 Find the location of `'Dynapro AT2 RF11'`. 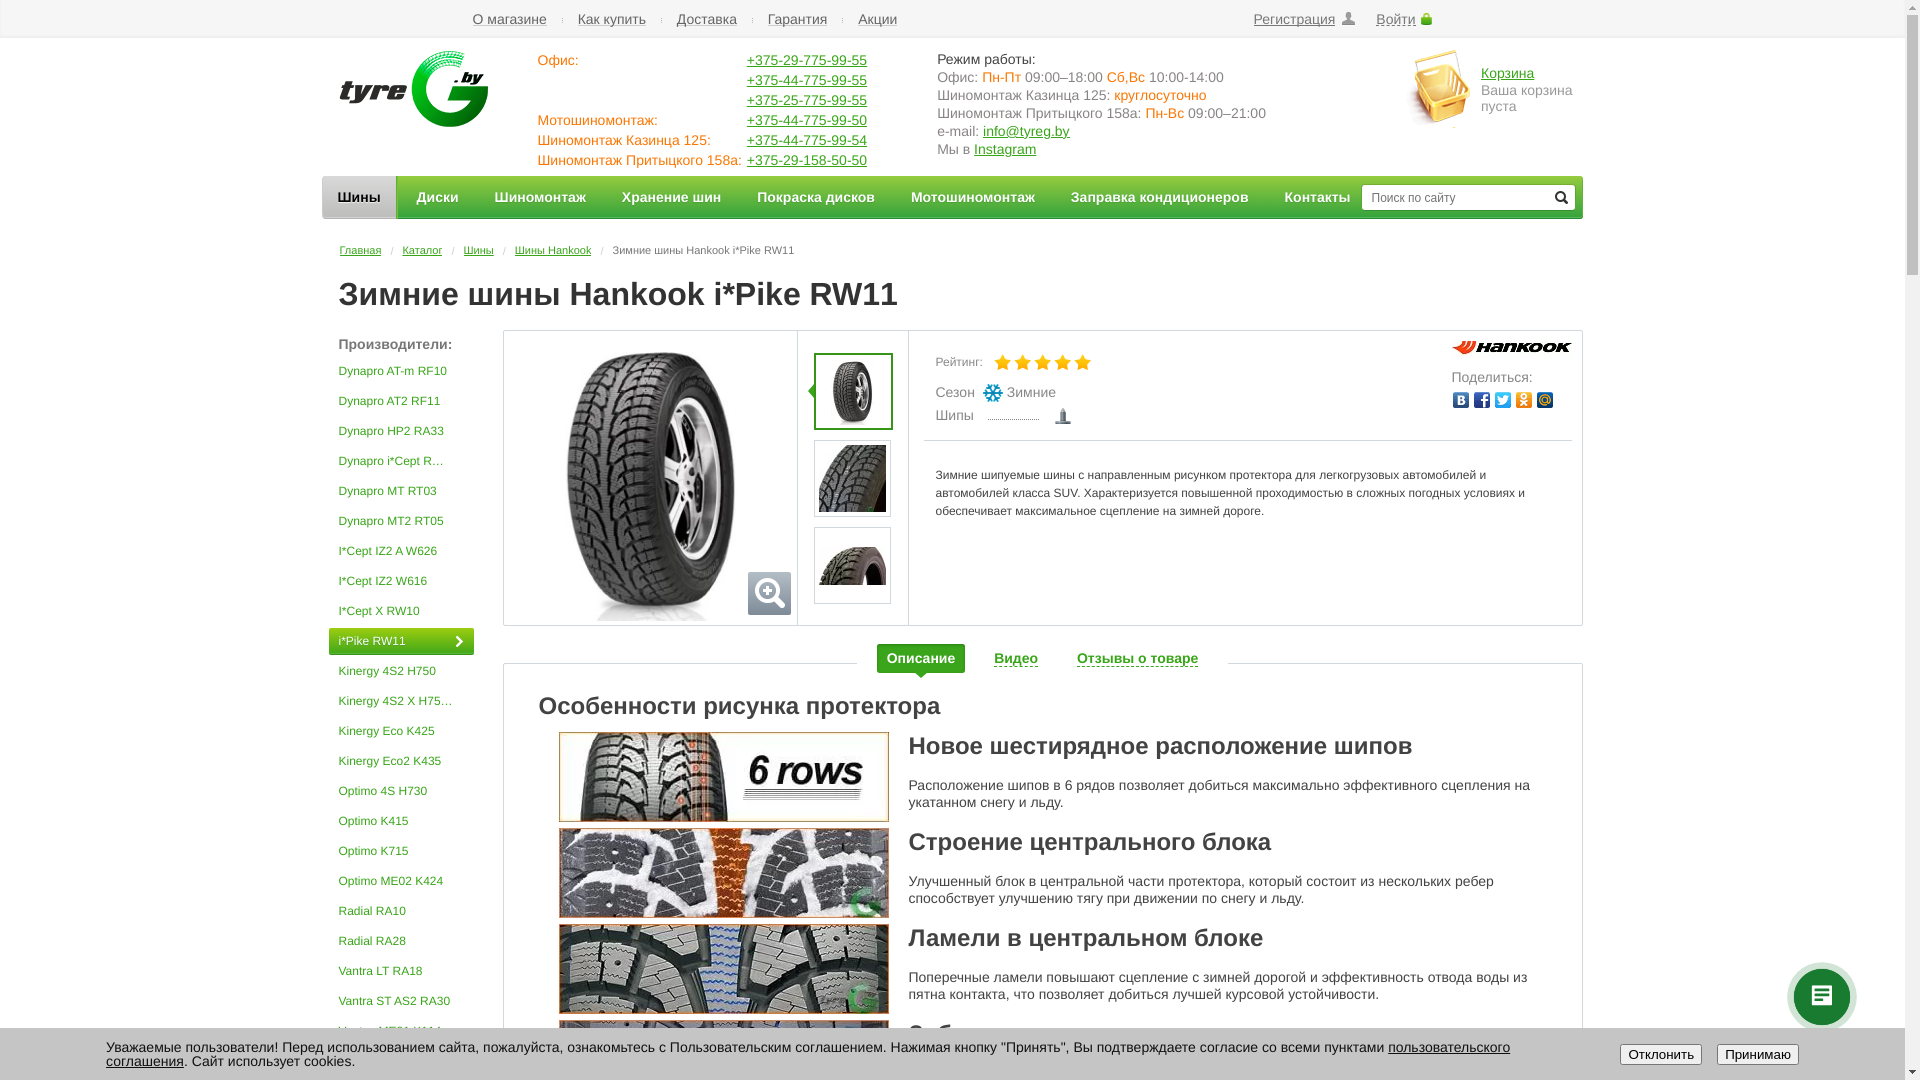

'Dynapro AT2 RF11' is located at coordinates (400, 401).